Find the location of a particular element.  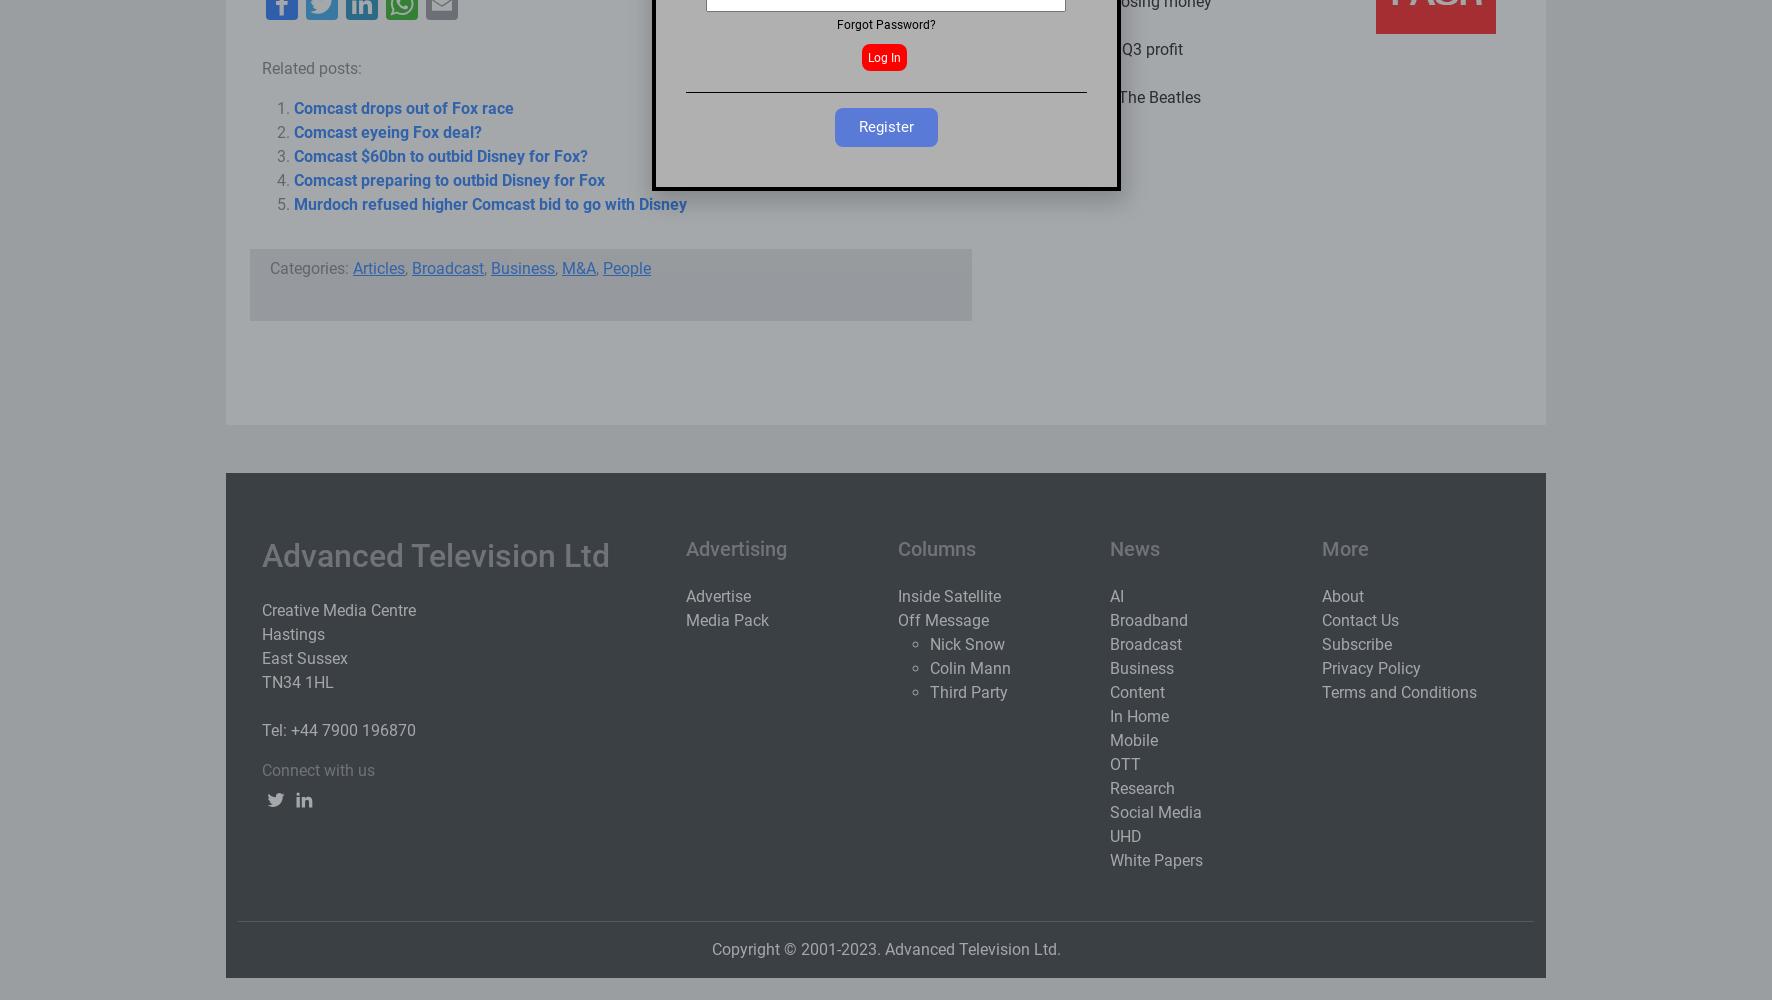

'Comcast preparing to outbid Disney for Fox' is located at coordinates (448, 179).